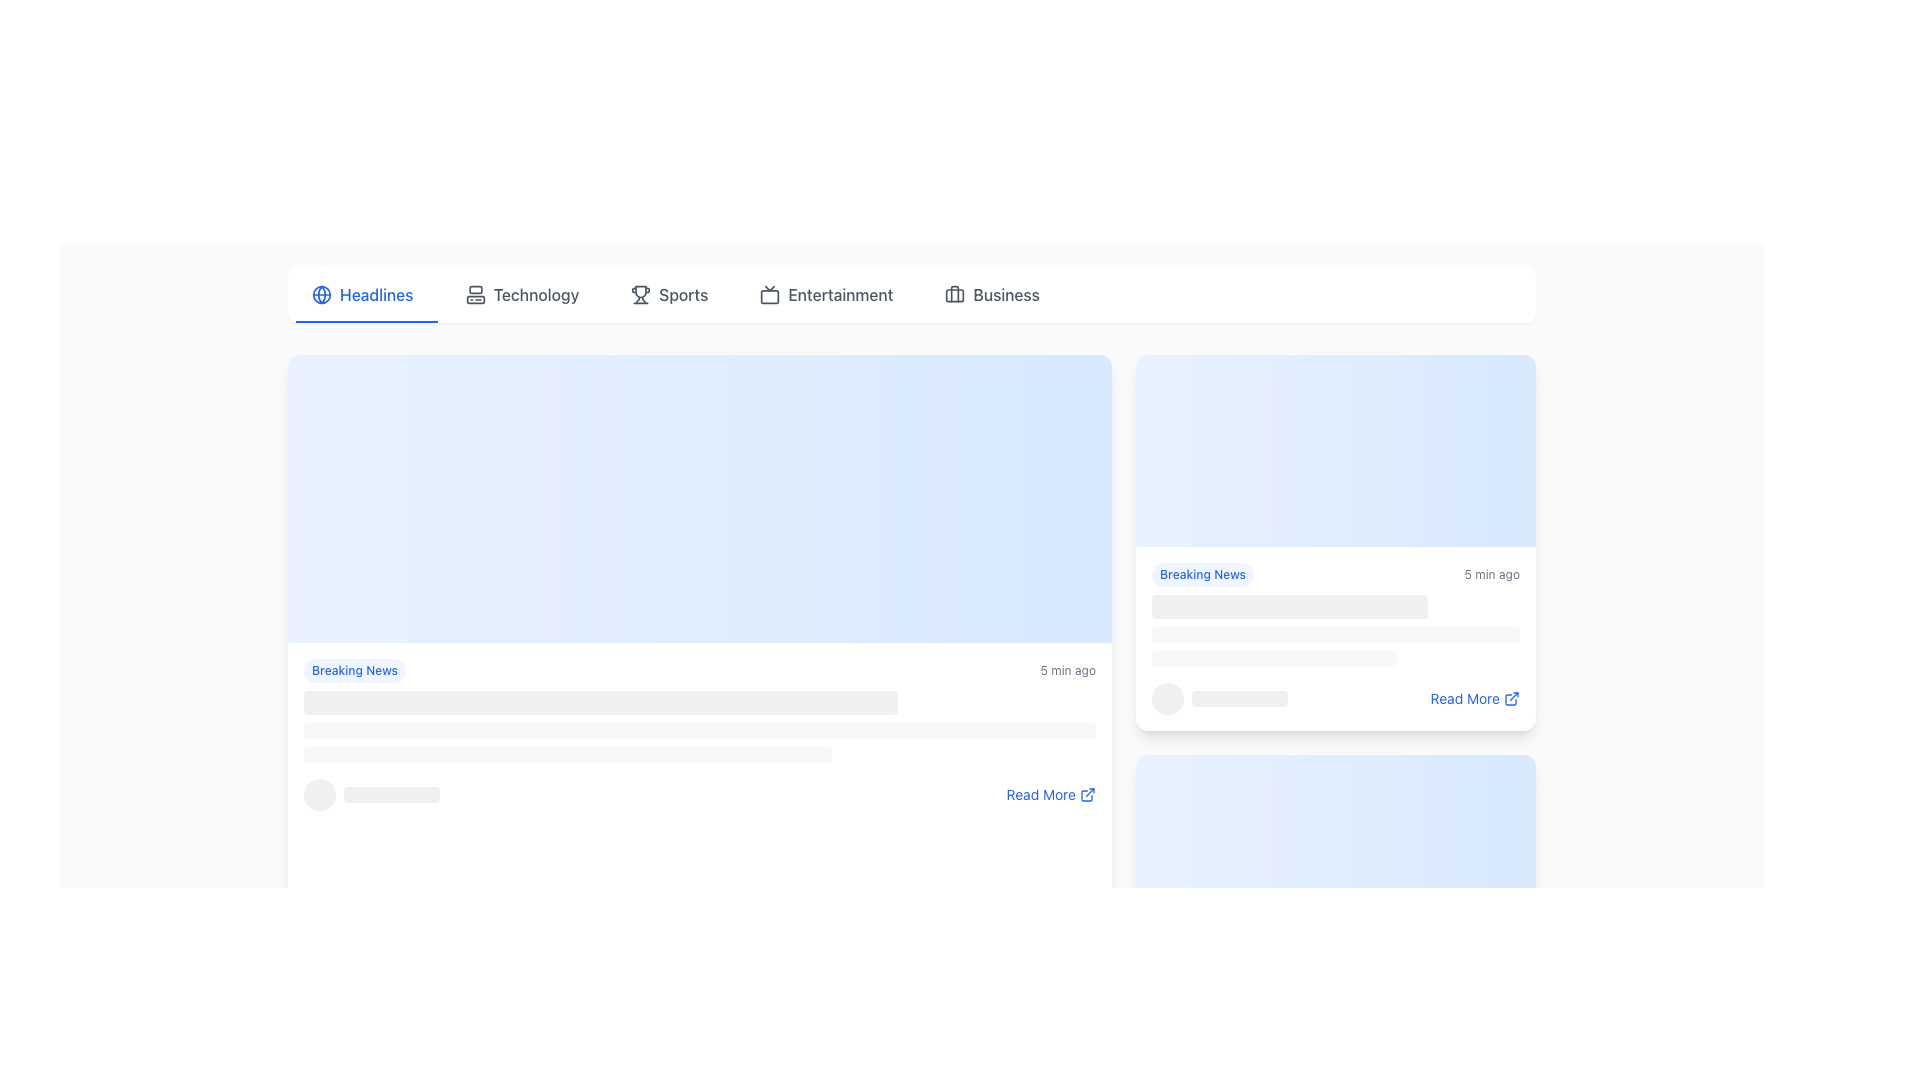 The image size is (1920, 1080). What do you see at coordinates (1006, 294) in the screenshot?
I see `the 'Business' text label in the navigation bar` at bounding box center [1006, 294].